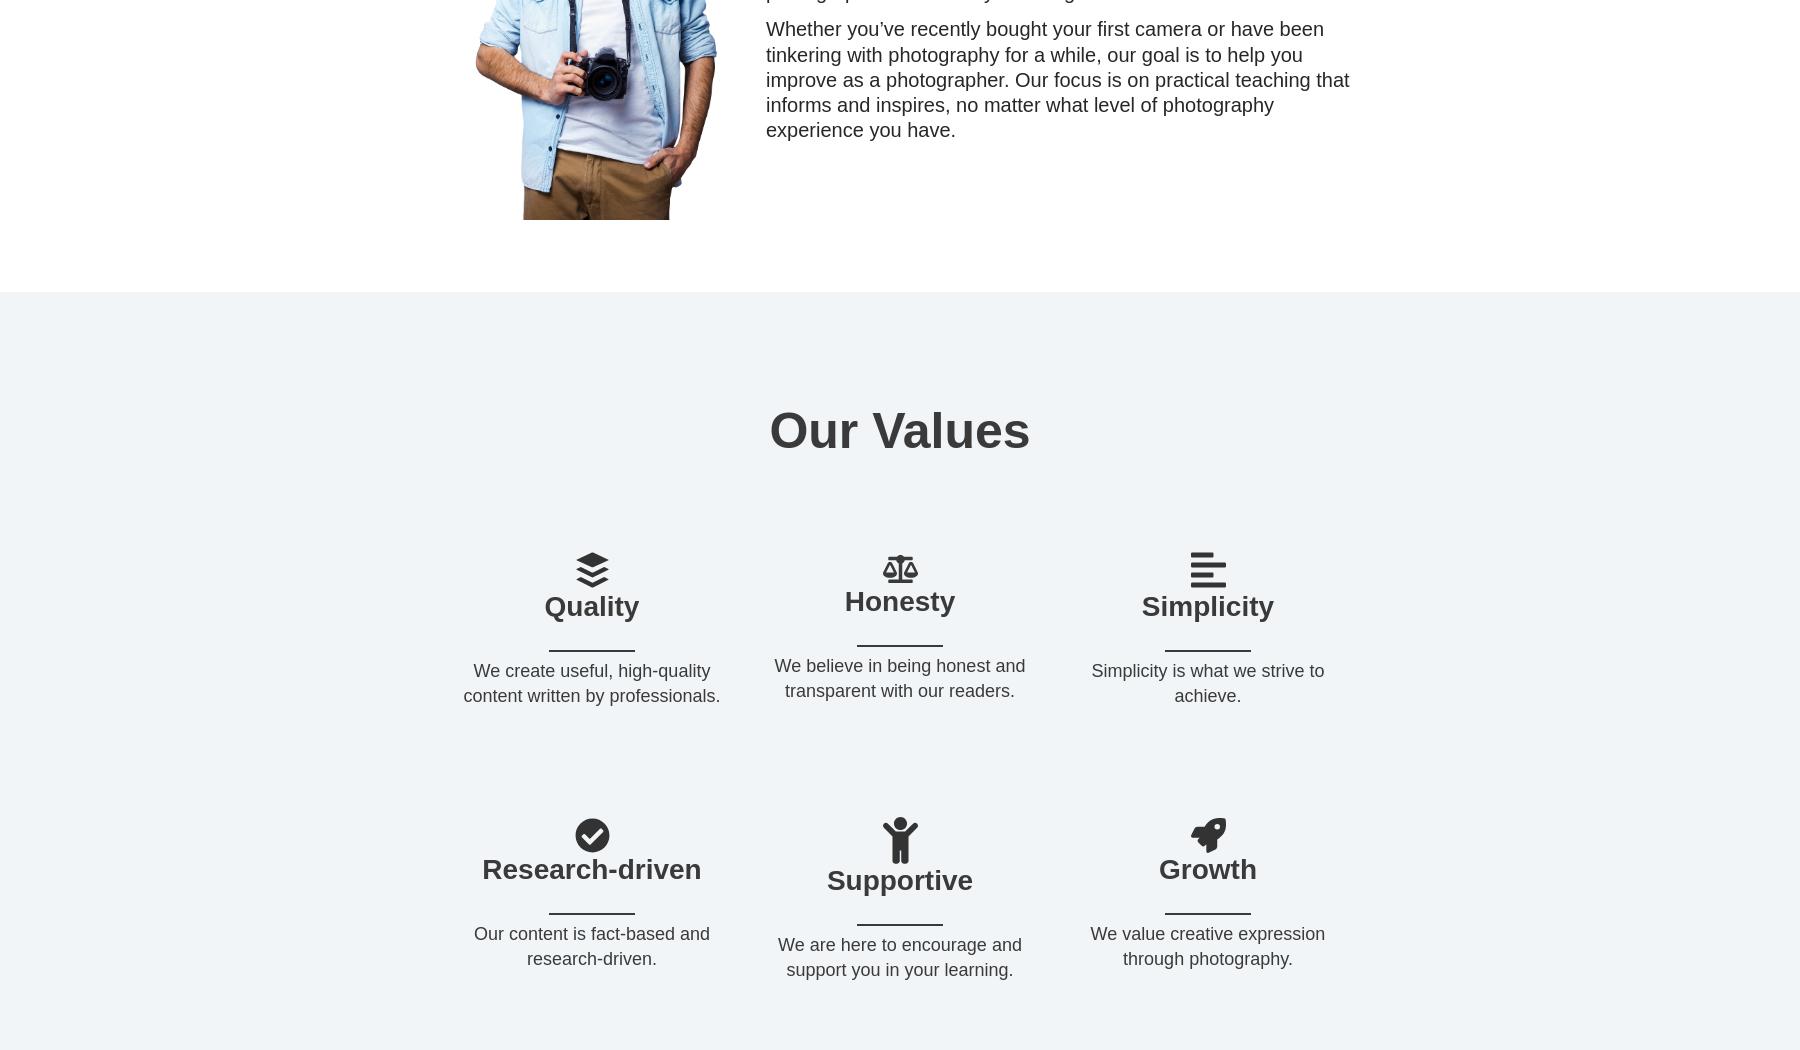  Describe the element at coordinates (899, 879) in the screenshot. I see `'Supportive'` at that location.